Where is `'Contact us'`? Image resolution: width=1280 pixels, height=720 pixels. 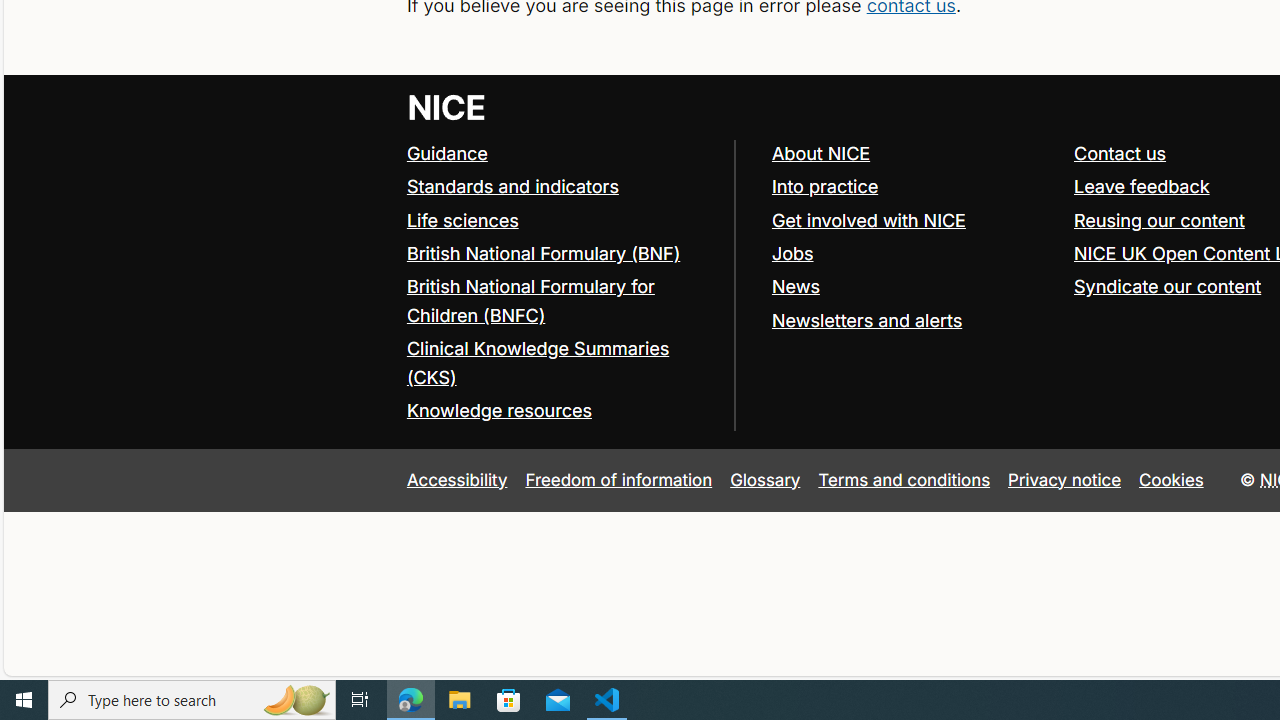
'Contact us' is located at coordinates (1120, 152).